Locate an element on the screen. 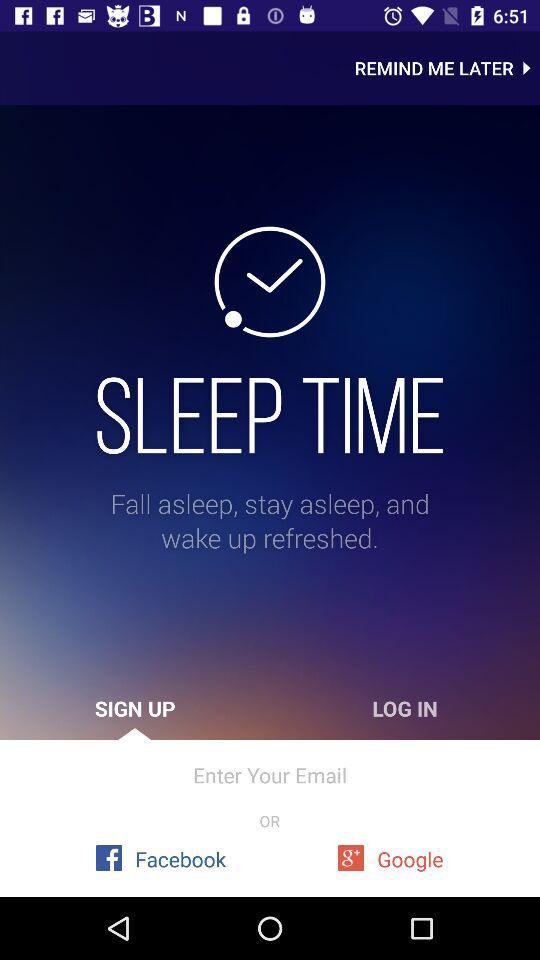 Image resolution: width=540 pixels, height=960 pixels. item below sign up icon is located at coordinates (270, 774).